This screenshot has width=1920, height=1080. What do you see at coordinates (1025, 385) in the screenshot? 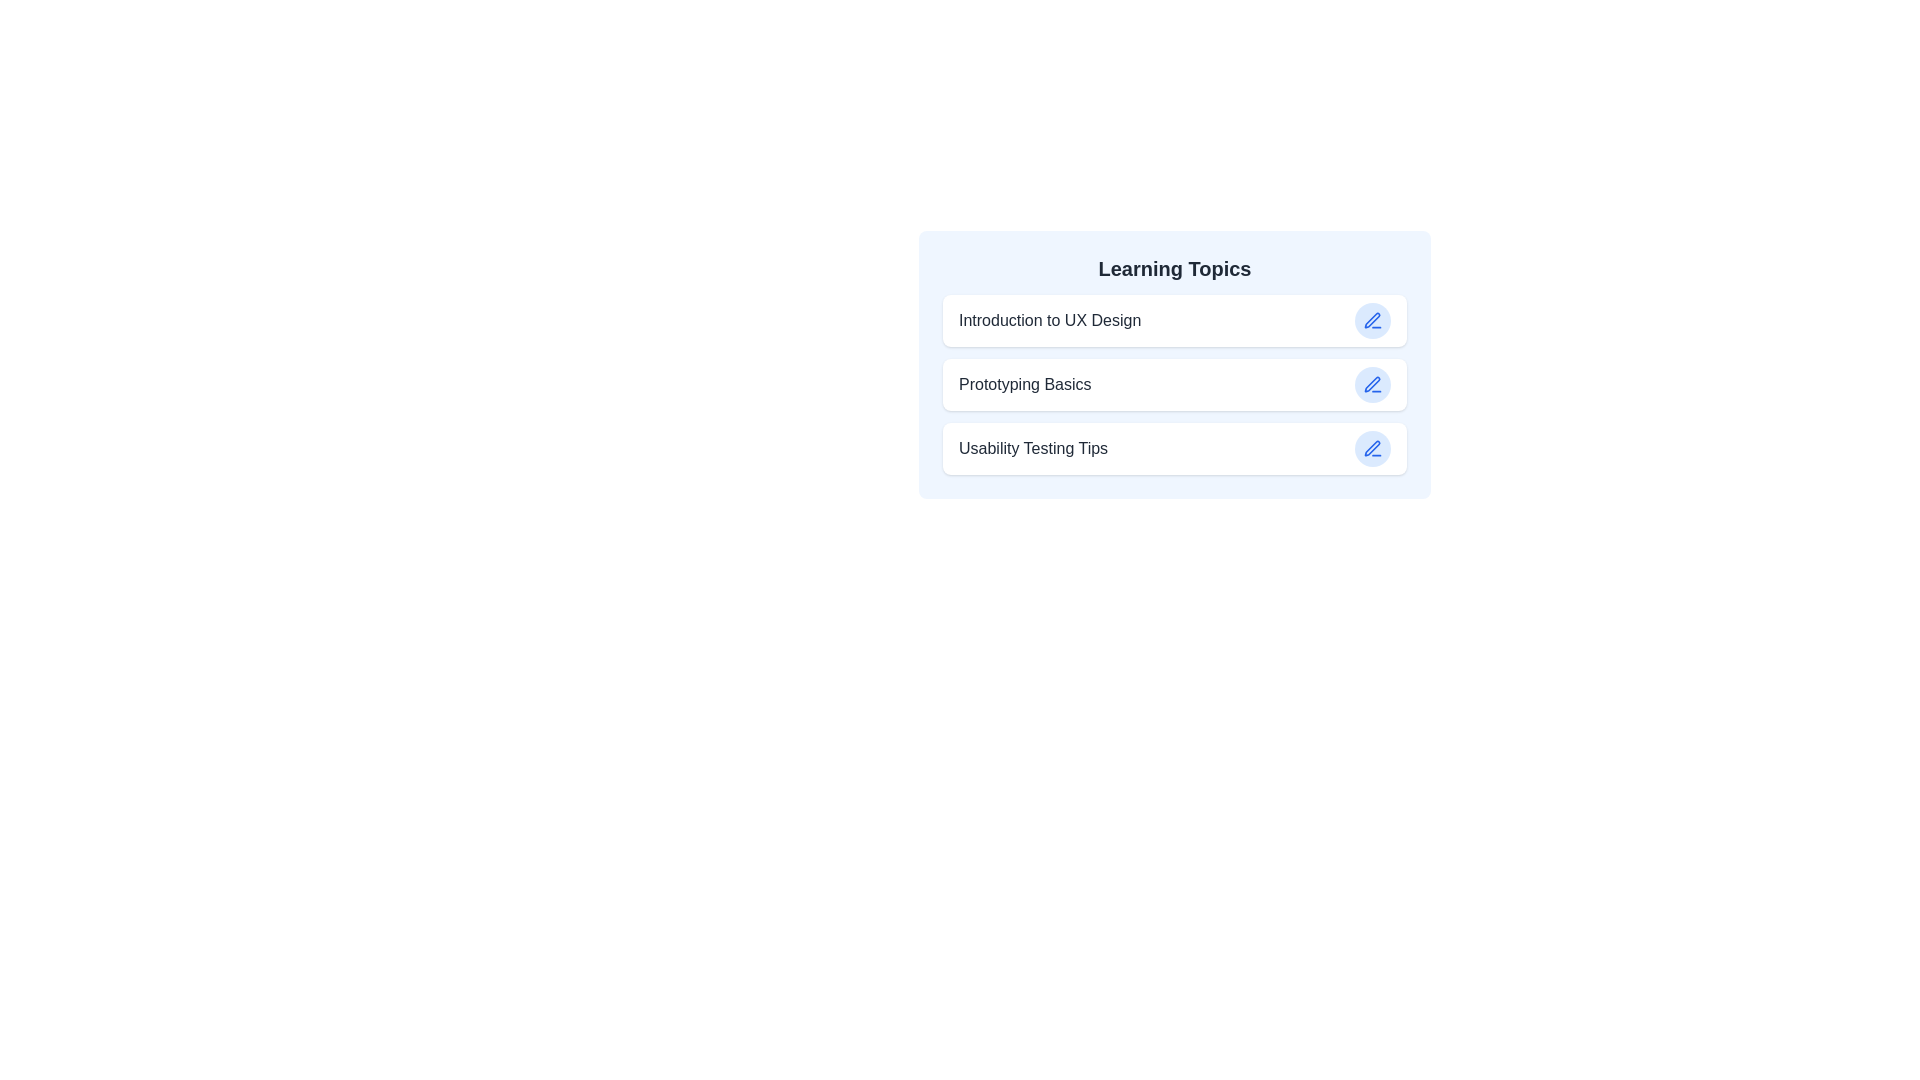
I see `the title of the item Prototyping Basics` at bounding box center [1025, 385].